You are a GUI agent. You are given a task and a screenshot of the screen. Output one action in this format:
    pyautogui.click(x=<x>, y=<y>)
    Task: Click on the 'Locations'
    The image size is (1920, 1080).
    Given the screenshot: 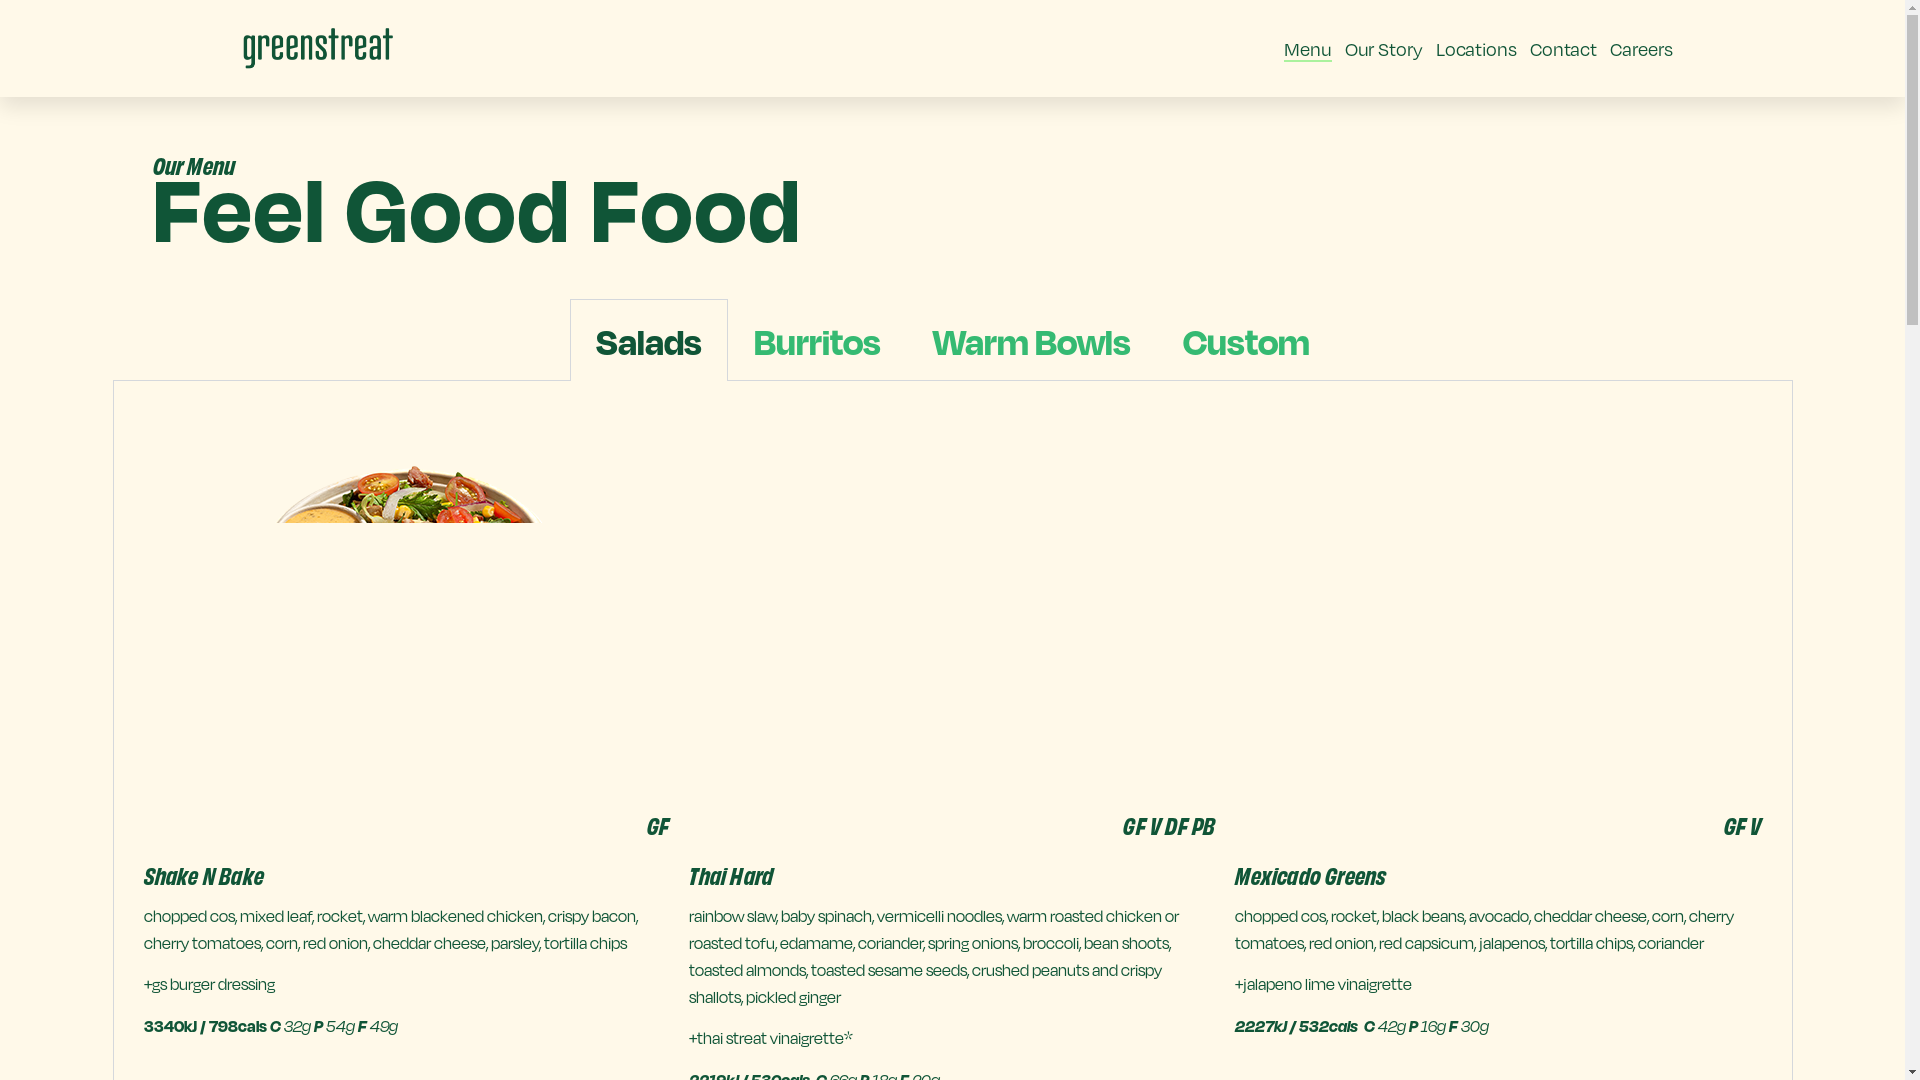 What is the action you would take?
    pyautogui.click(x=1476, y=48)
    